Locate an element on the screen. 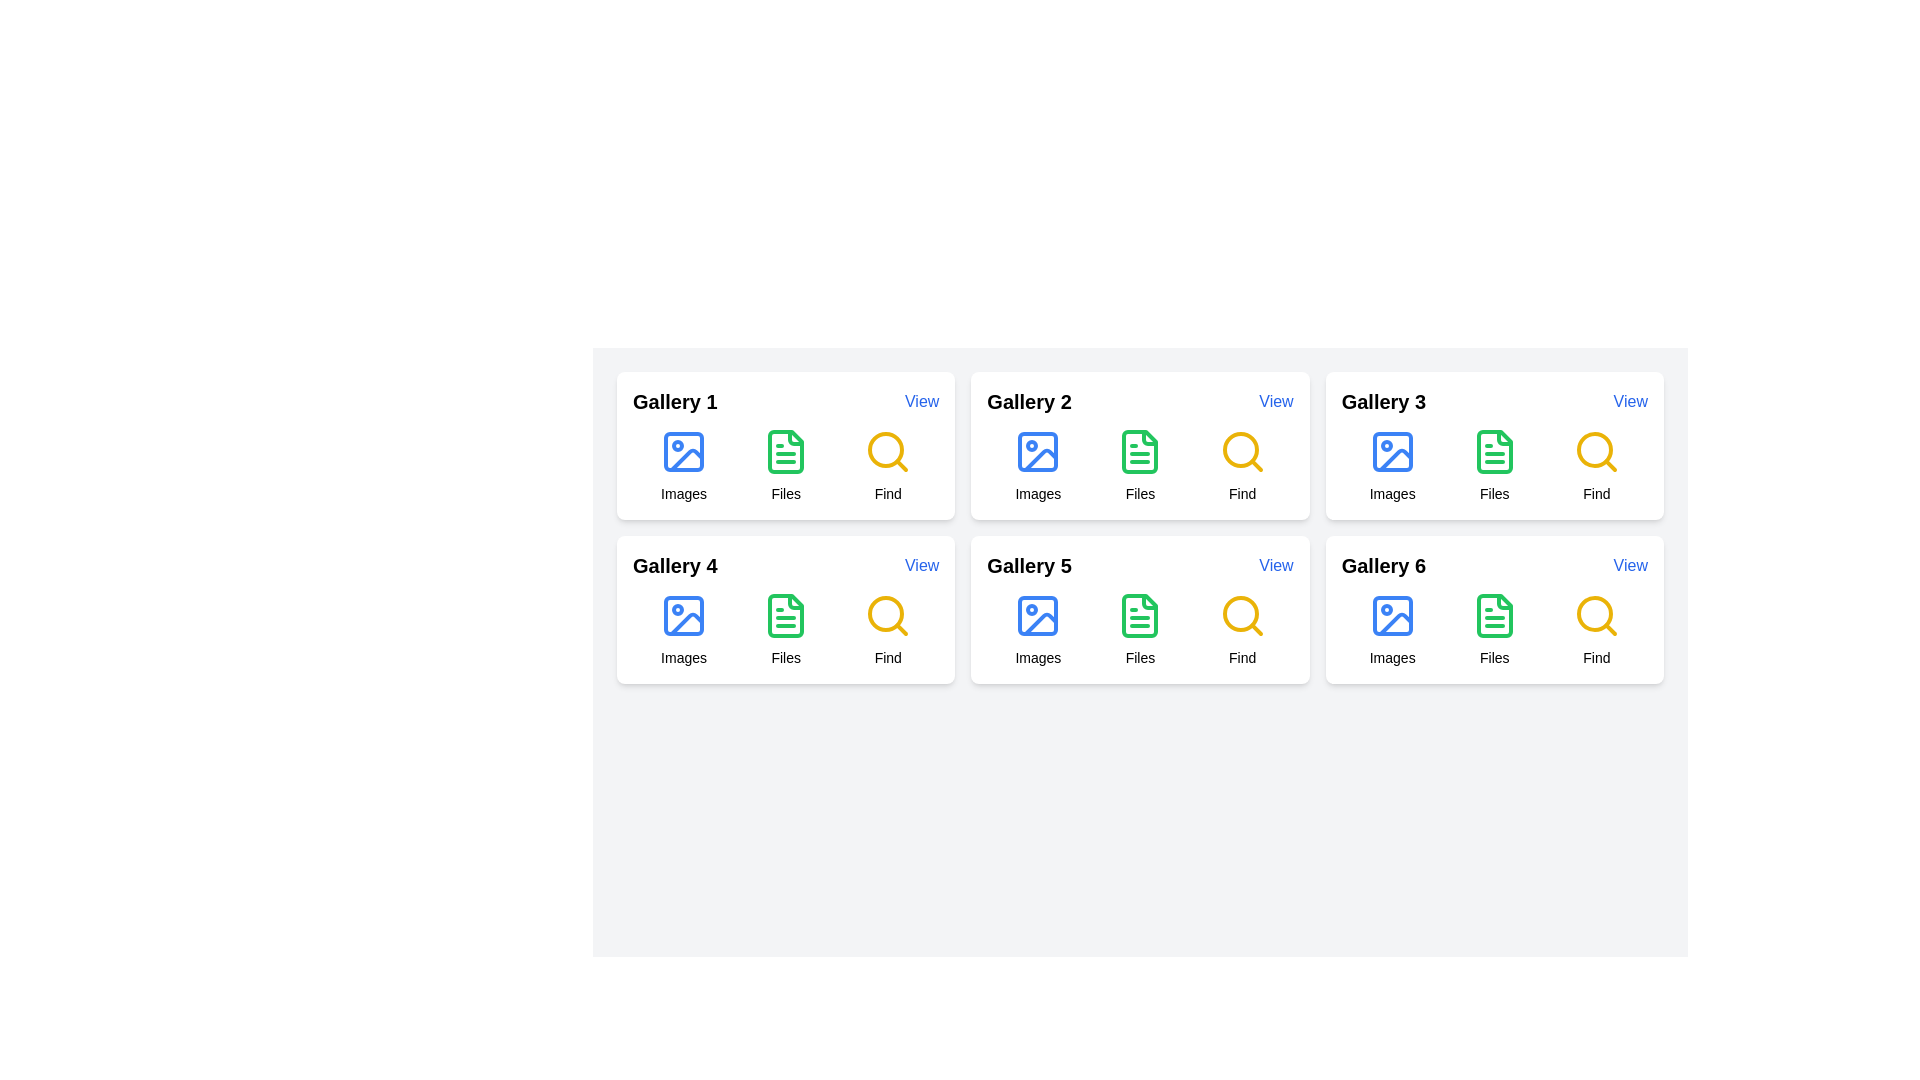  the text label displaying 'Images' located in the bottom-left corner of the fourth gallery card titled 'Gallery 4' in the second row of the grid layout is located at coordinates (684, 658).